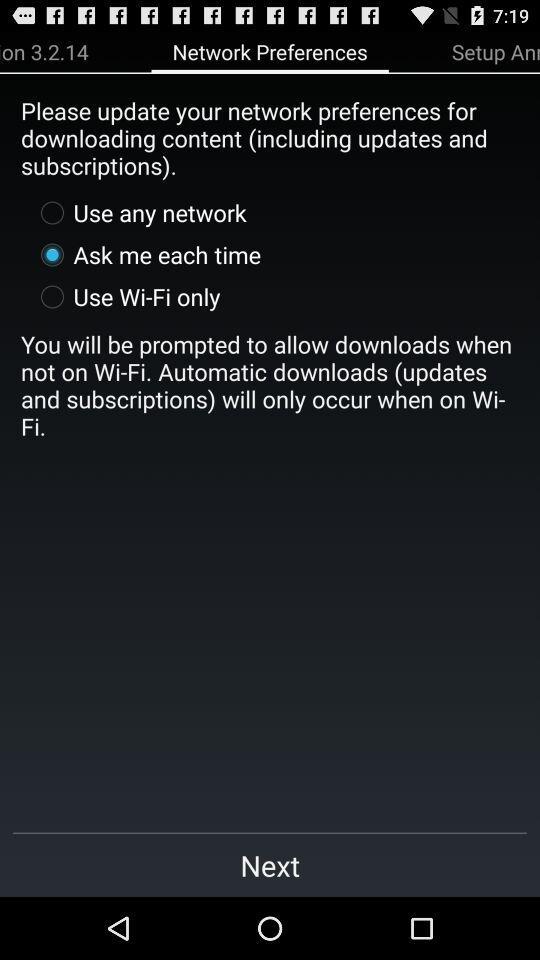 This screenshot has width=540, height=960. What do you see at coordinates (145, 253) in the screenshot?
I see `ask me each item` at bounding box center [145, 253].